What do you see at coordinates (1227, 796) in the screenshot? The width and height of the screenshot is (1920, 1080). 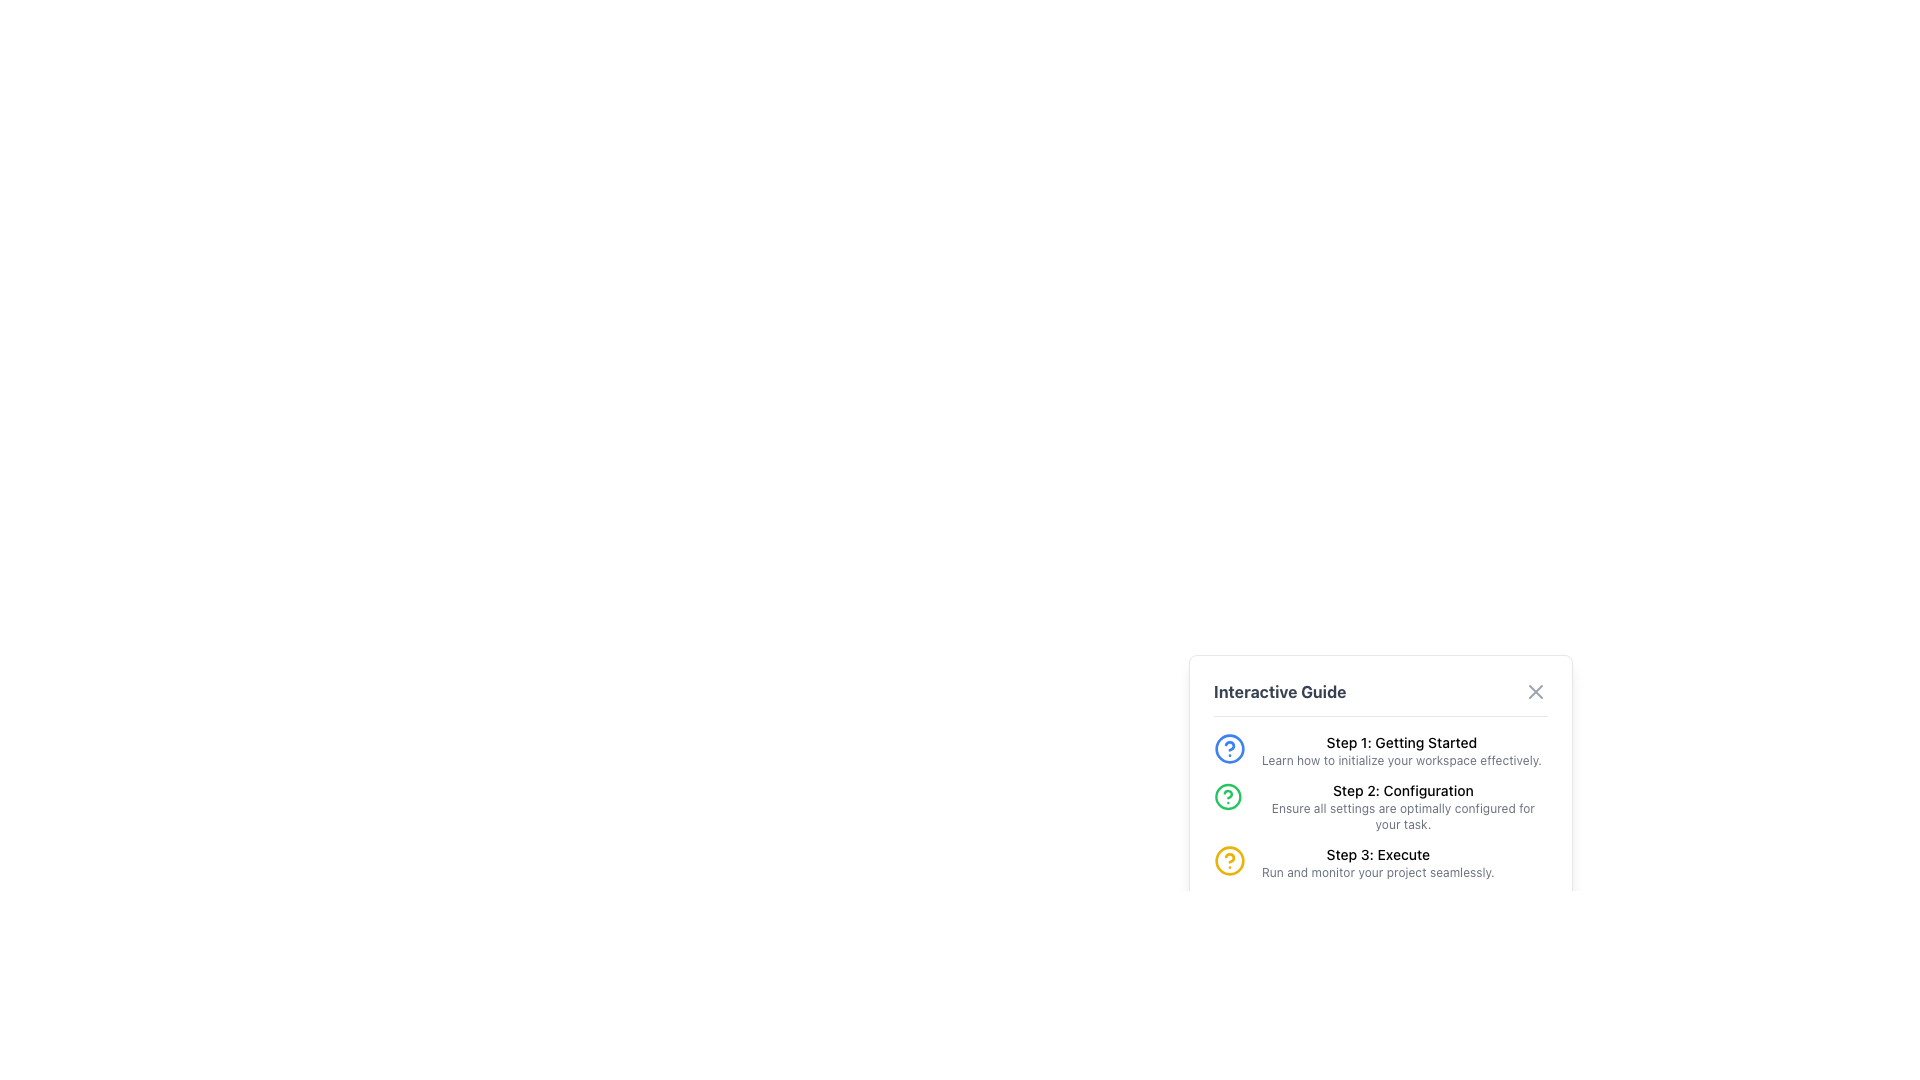 I see `the green circular help icon with a white question mark, located centrally in the 'Interactive Guide' for 'Step 2: Configuration'` at bounding box center [1227, 796].